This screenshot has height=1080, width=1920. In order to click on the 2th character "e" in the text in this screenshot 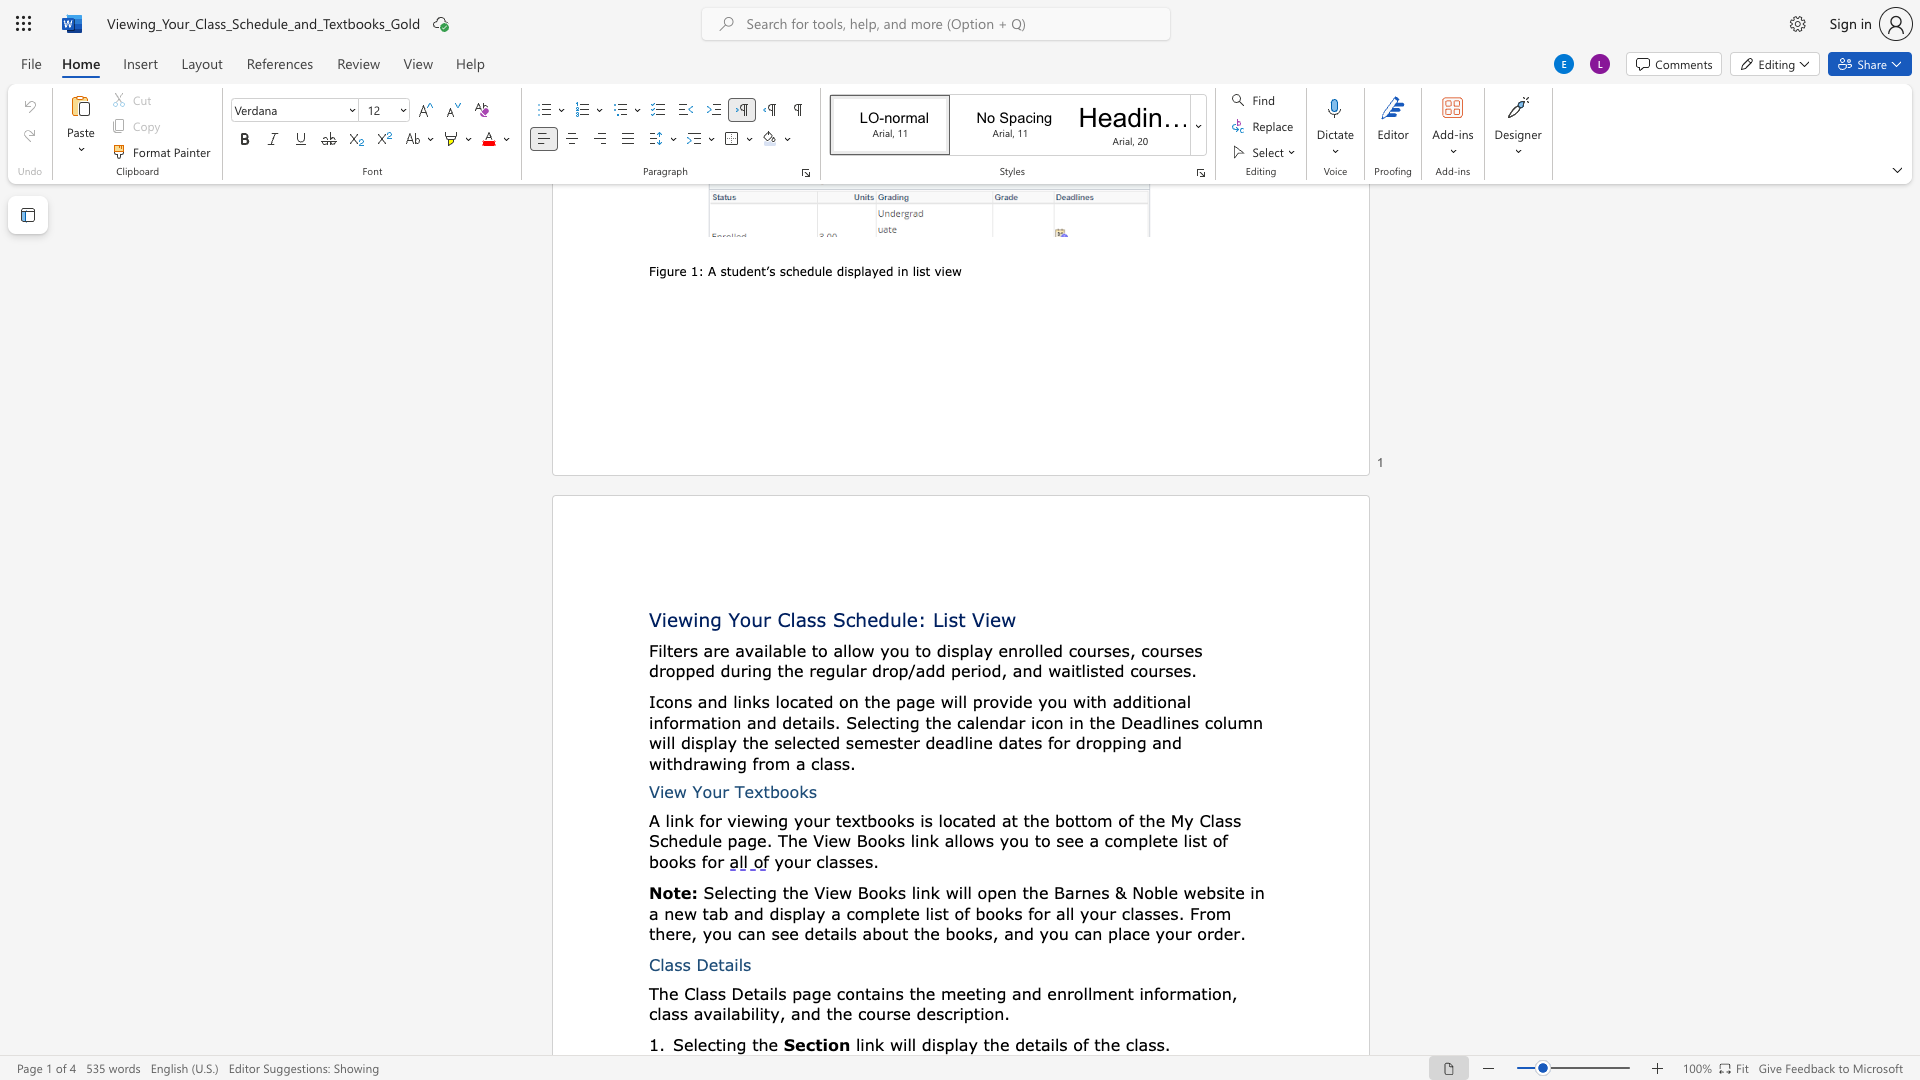, I will do `click(702, 1043)`.